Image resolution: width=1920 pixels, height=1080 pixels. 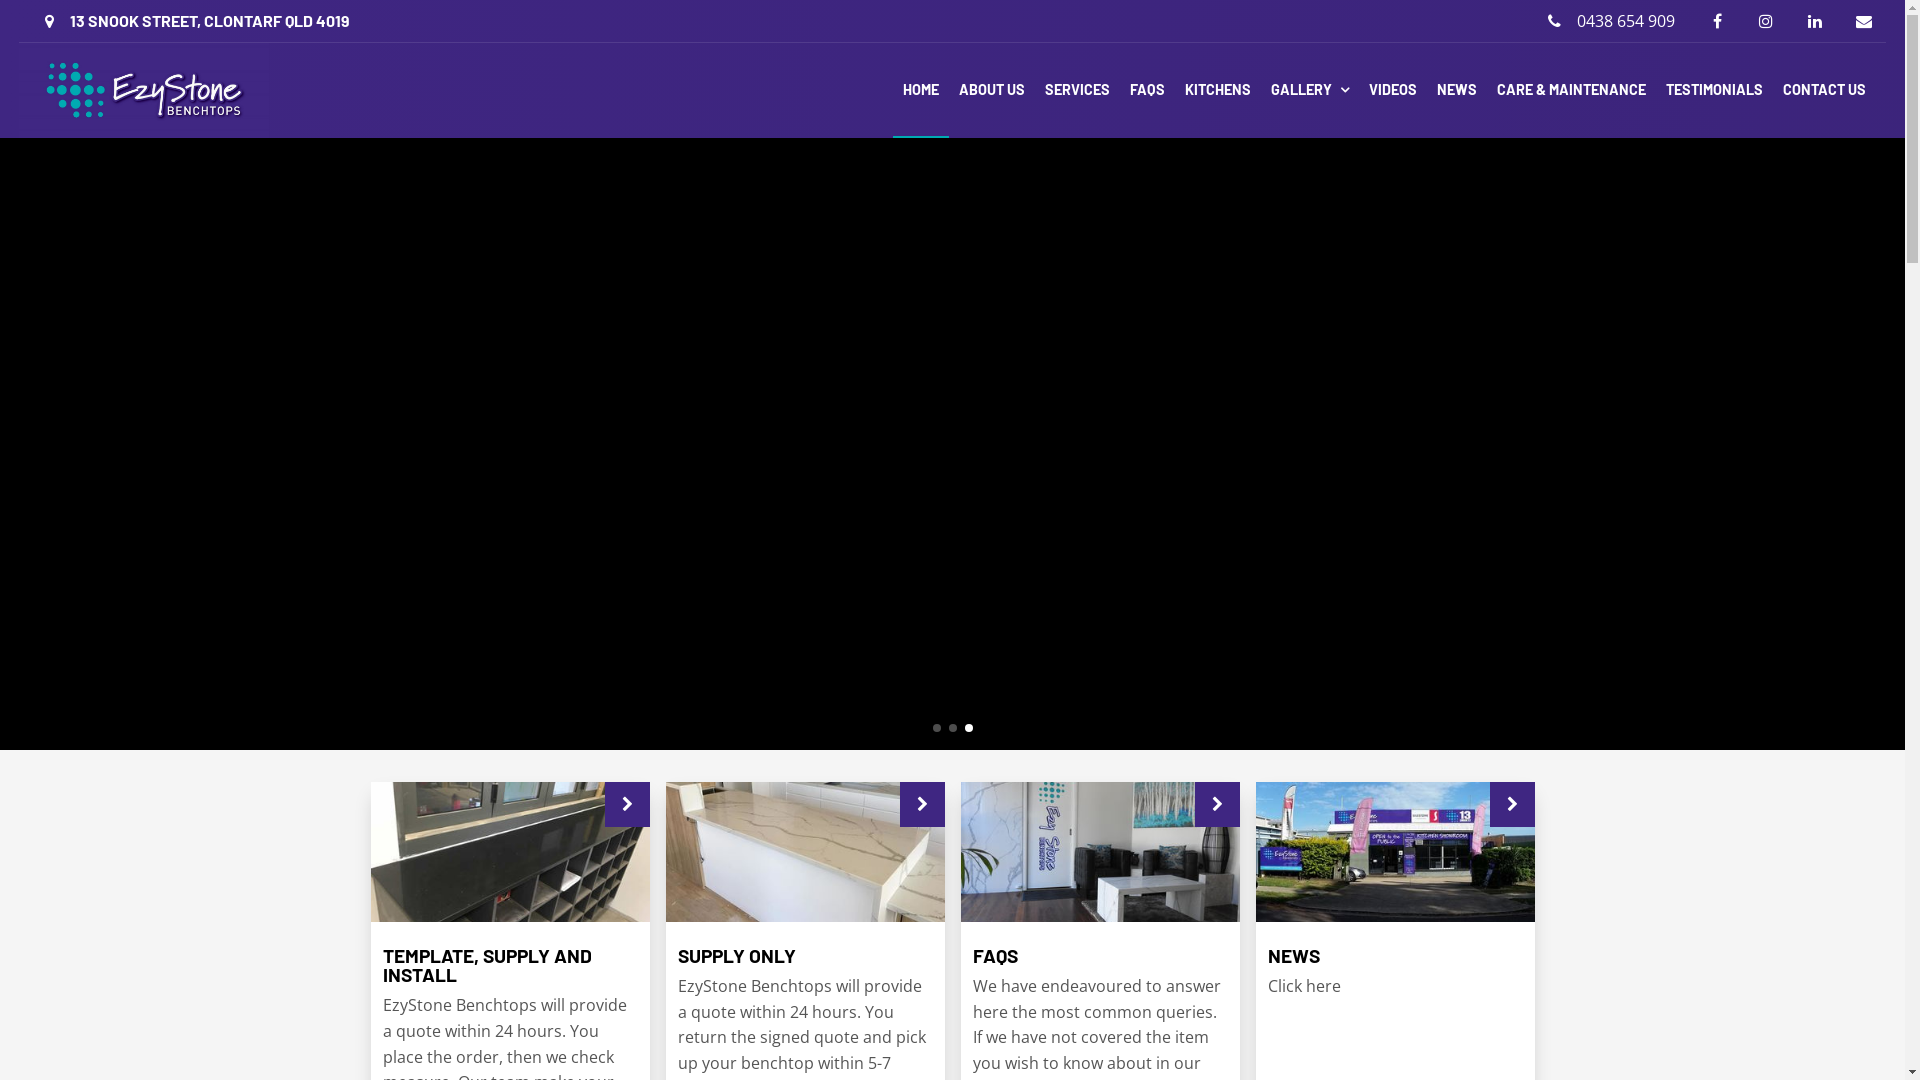 I want to click on 'VIDEOS', so click(x=1358, y=90).